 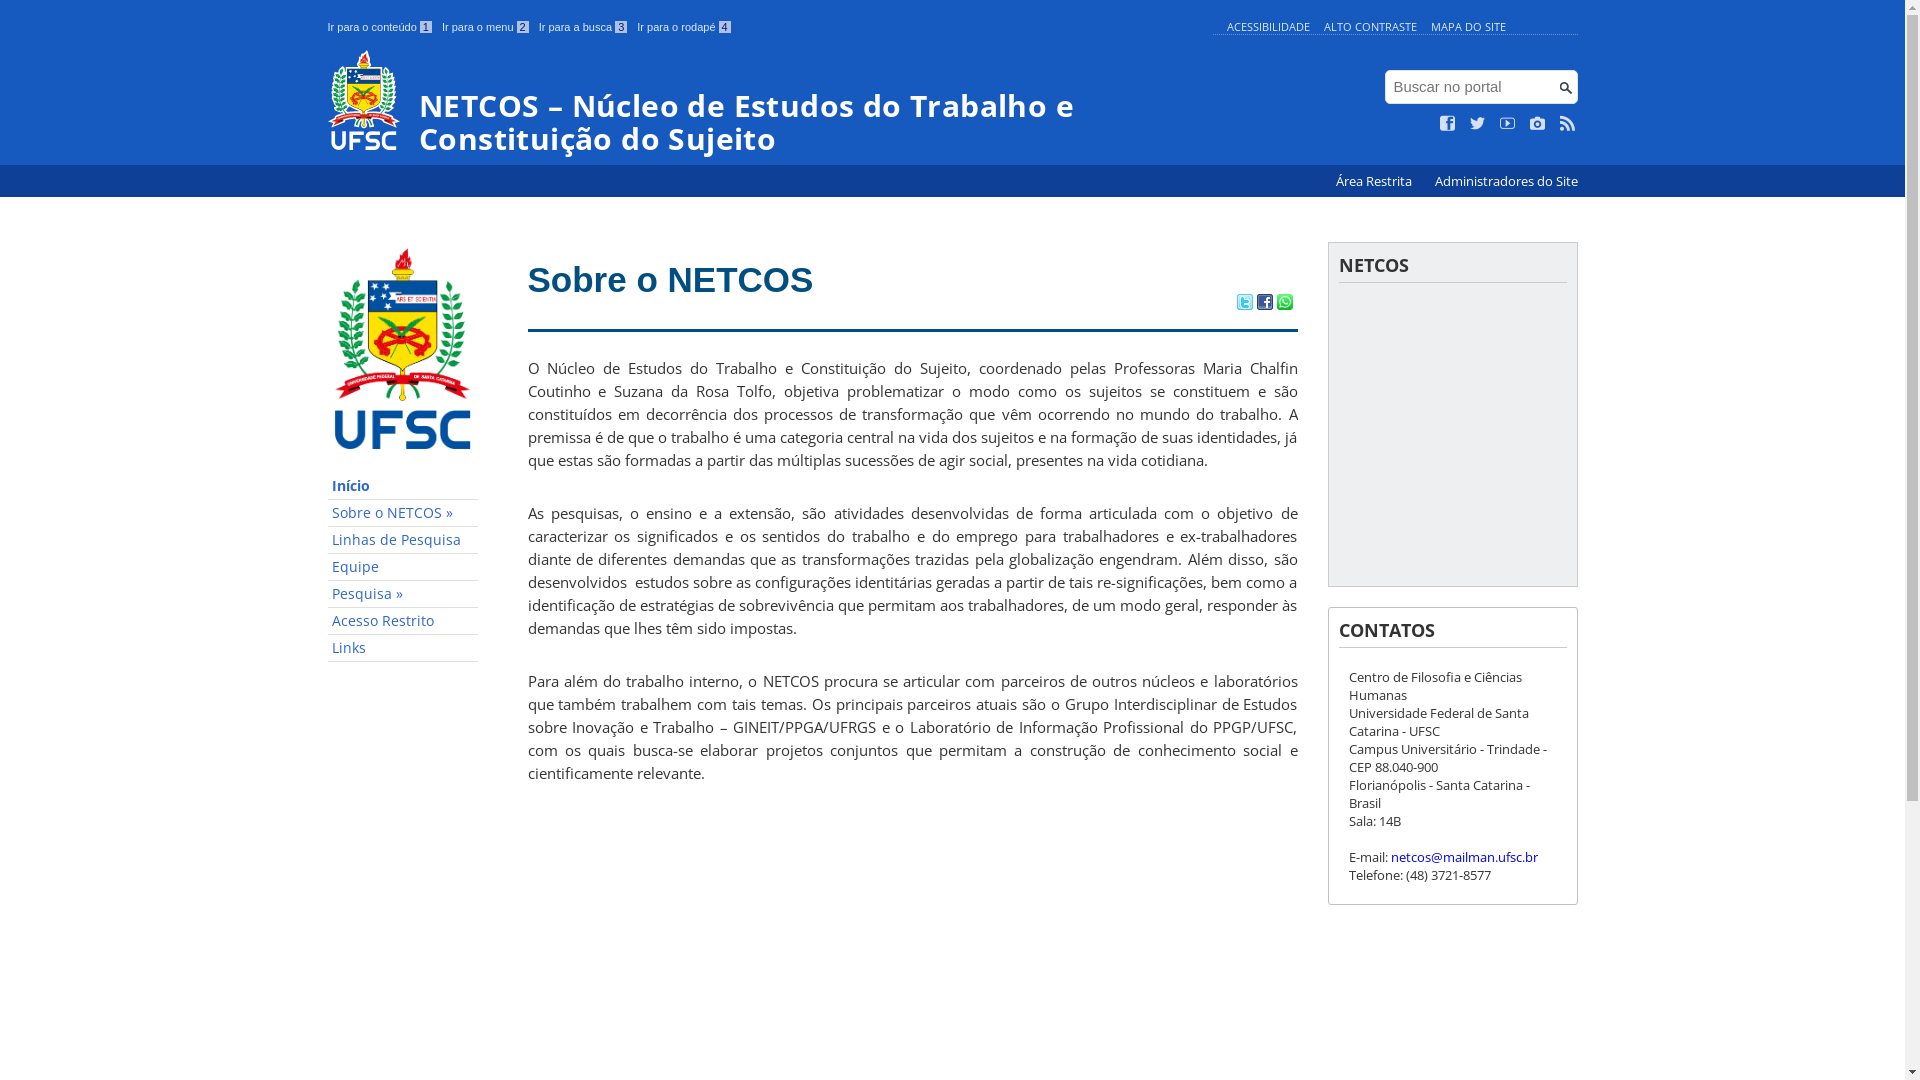 What do you see at coordinates (1505, 181) in the screenshot?
I see `'Administradores do Site'` at bounding box center [1505, 181].